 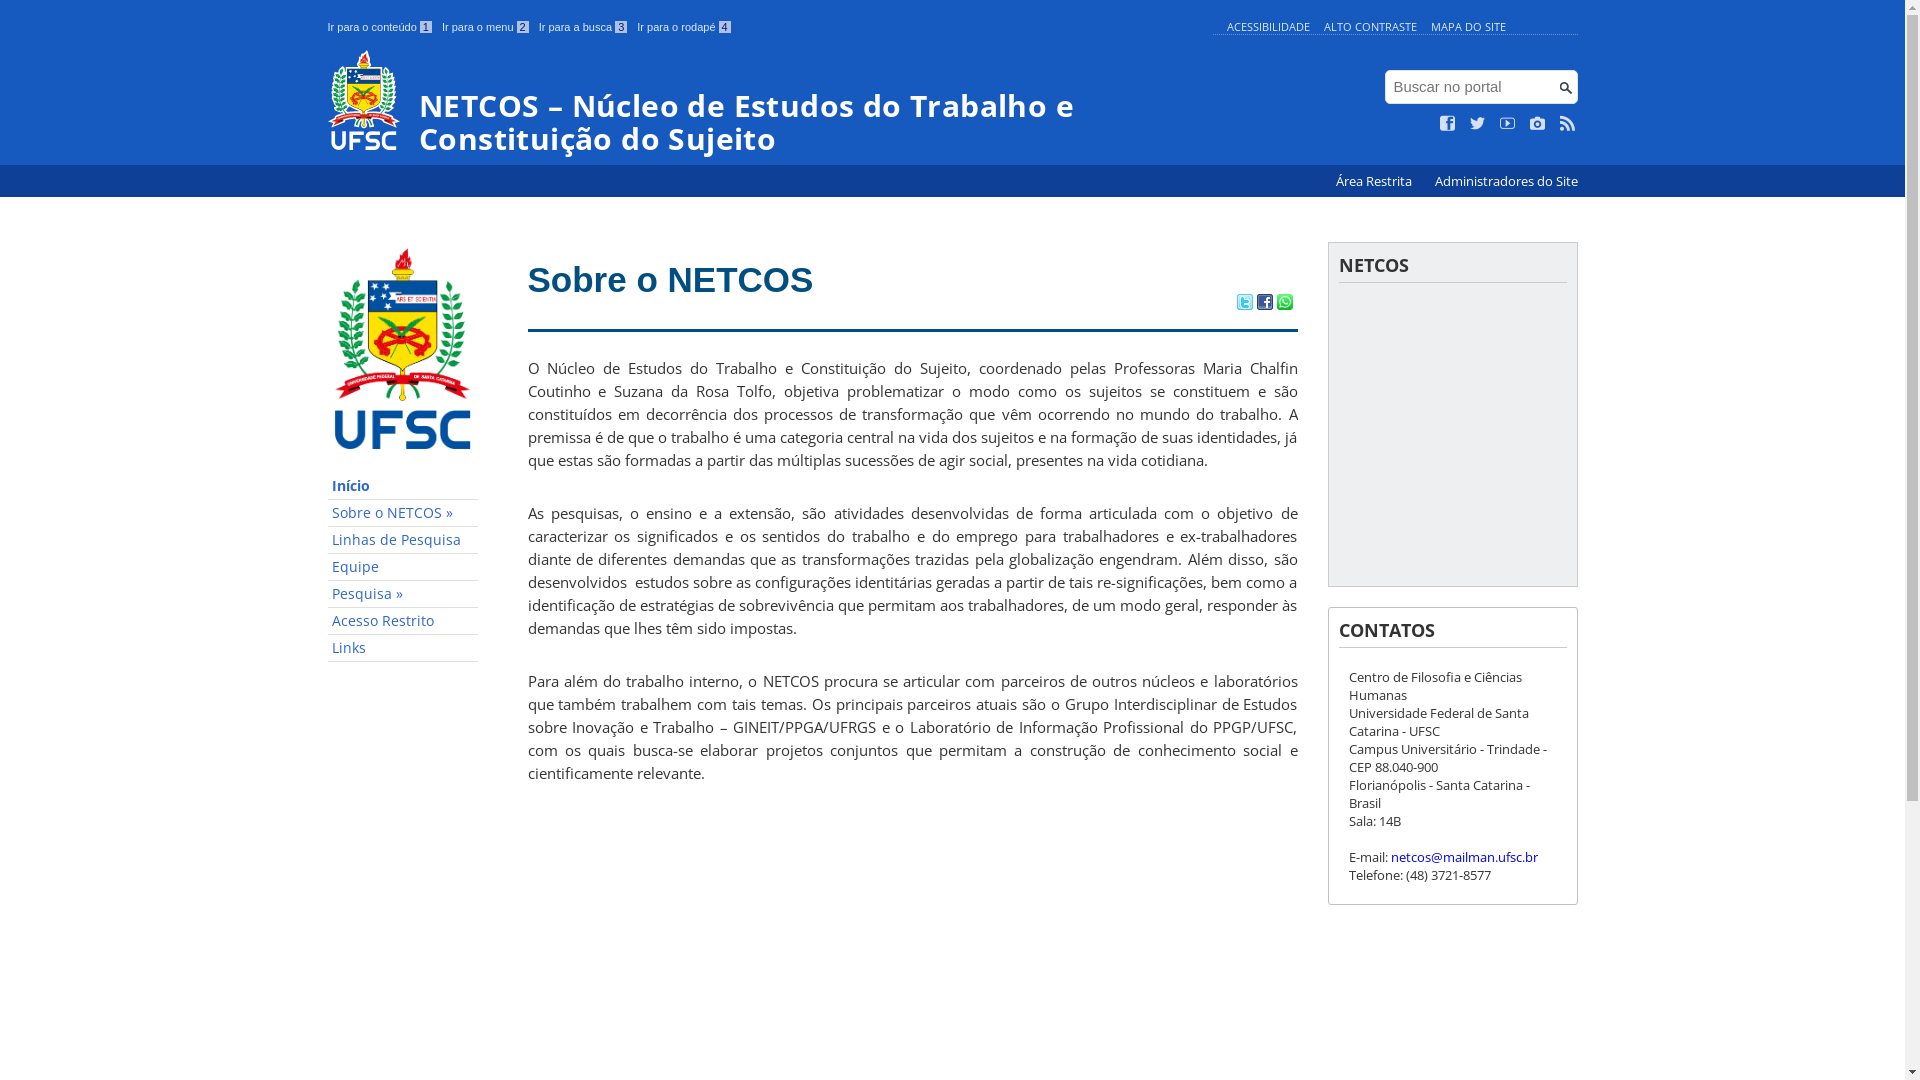 What do you see at coordinates (1505, 181) in the screenshot?
I see `'Administradores do Site'` at bounding box center [1505, 181].